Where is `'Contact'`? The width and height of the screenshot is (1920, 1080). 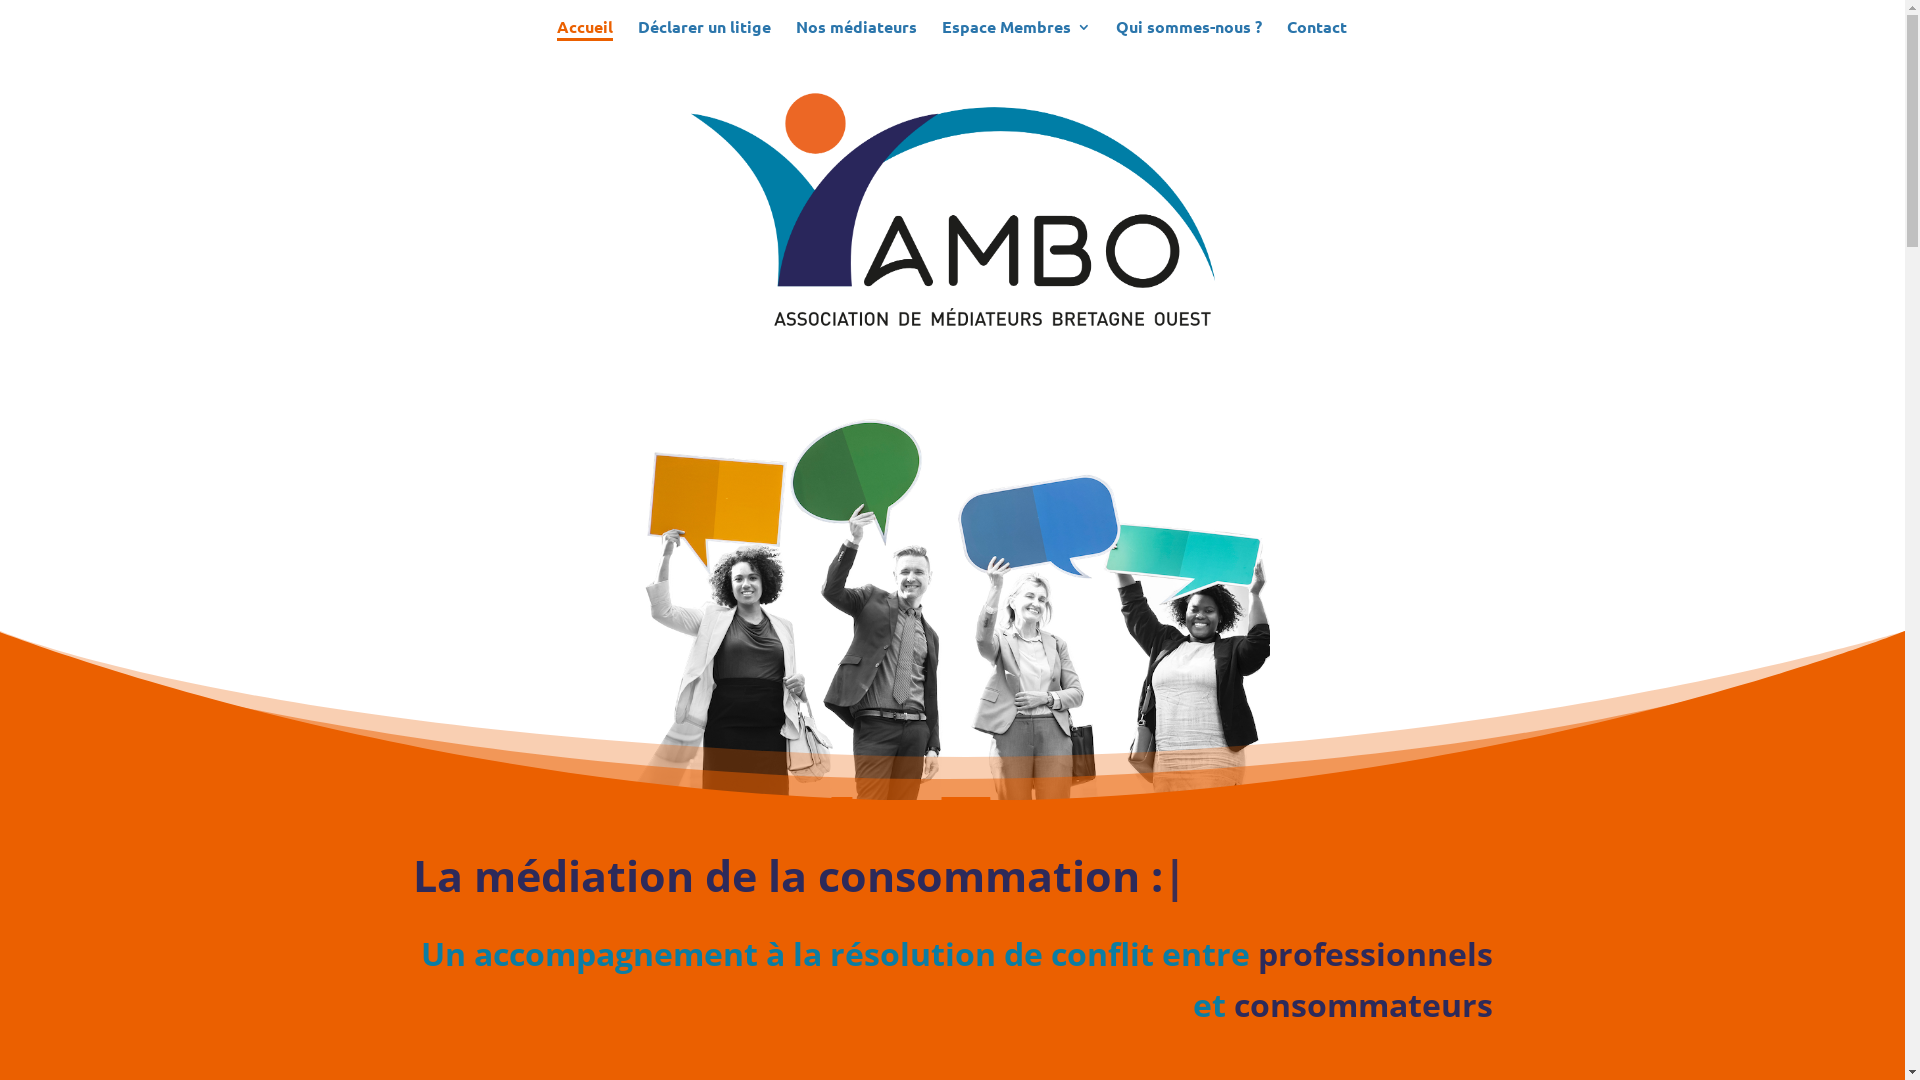
'Contact' is located at coordinates (1315, 34).